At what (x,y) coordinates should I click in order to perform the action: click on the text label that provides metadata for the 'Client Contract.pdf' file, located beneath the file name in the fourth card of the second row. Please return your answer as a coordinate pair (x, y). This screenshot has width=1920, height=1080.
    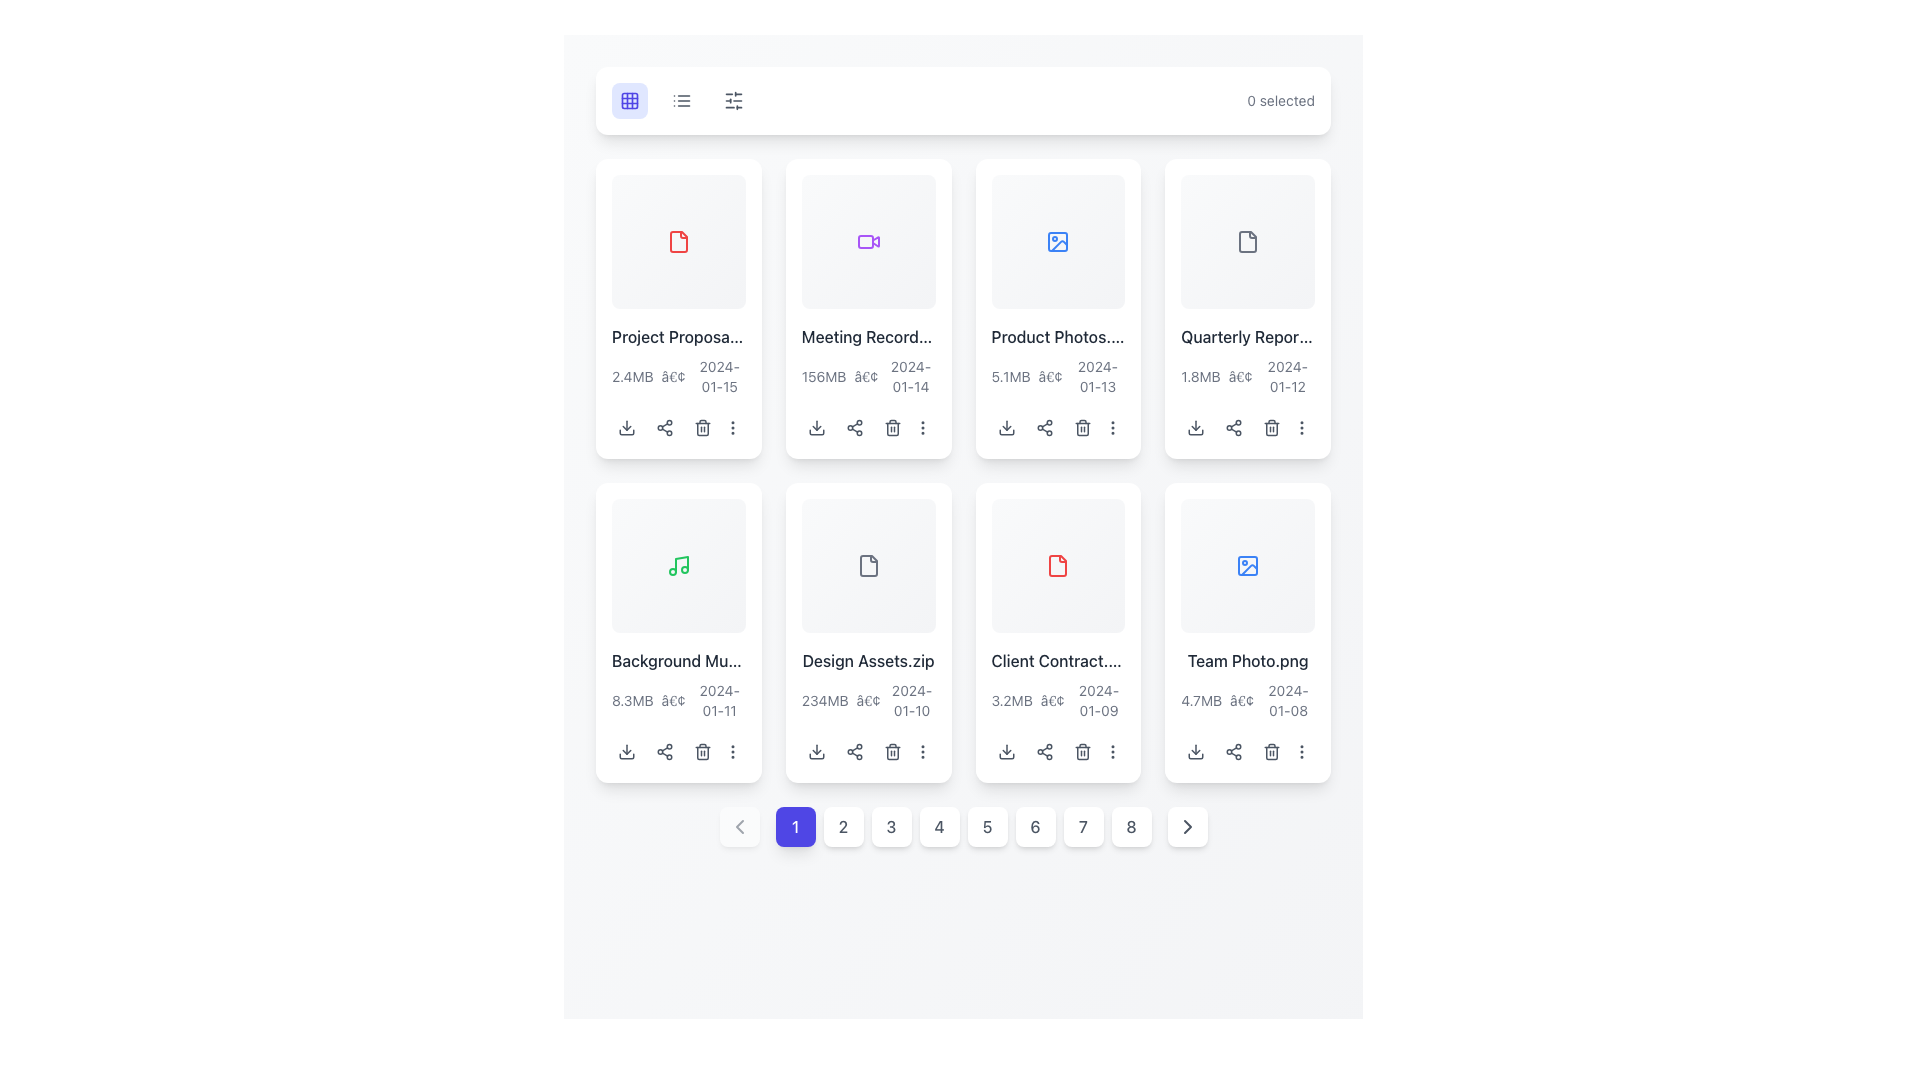
    Looking at the image, I should click on (1057, 699).